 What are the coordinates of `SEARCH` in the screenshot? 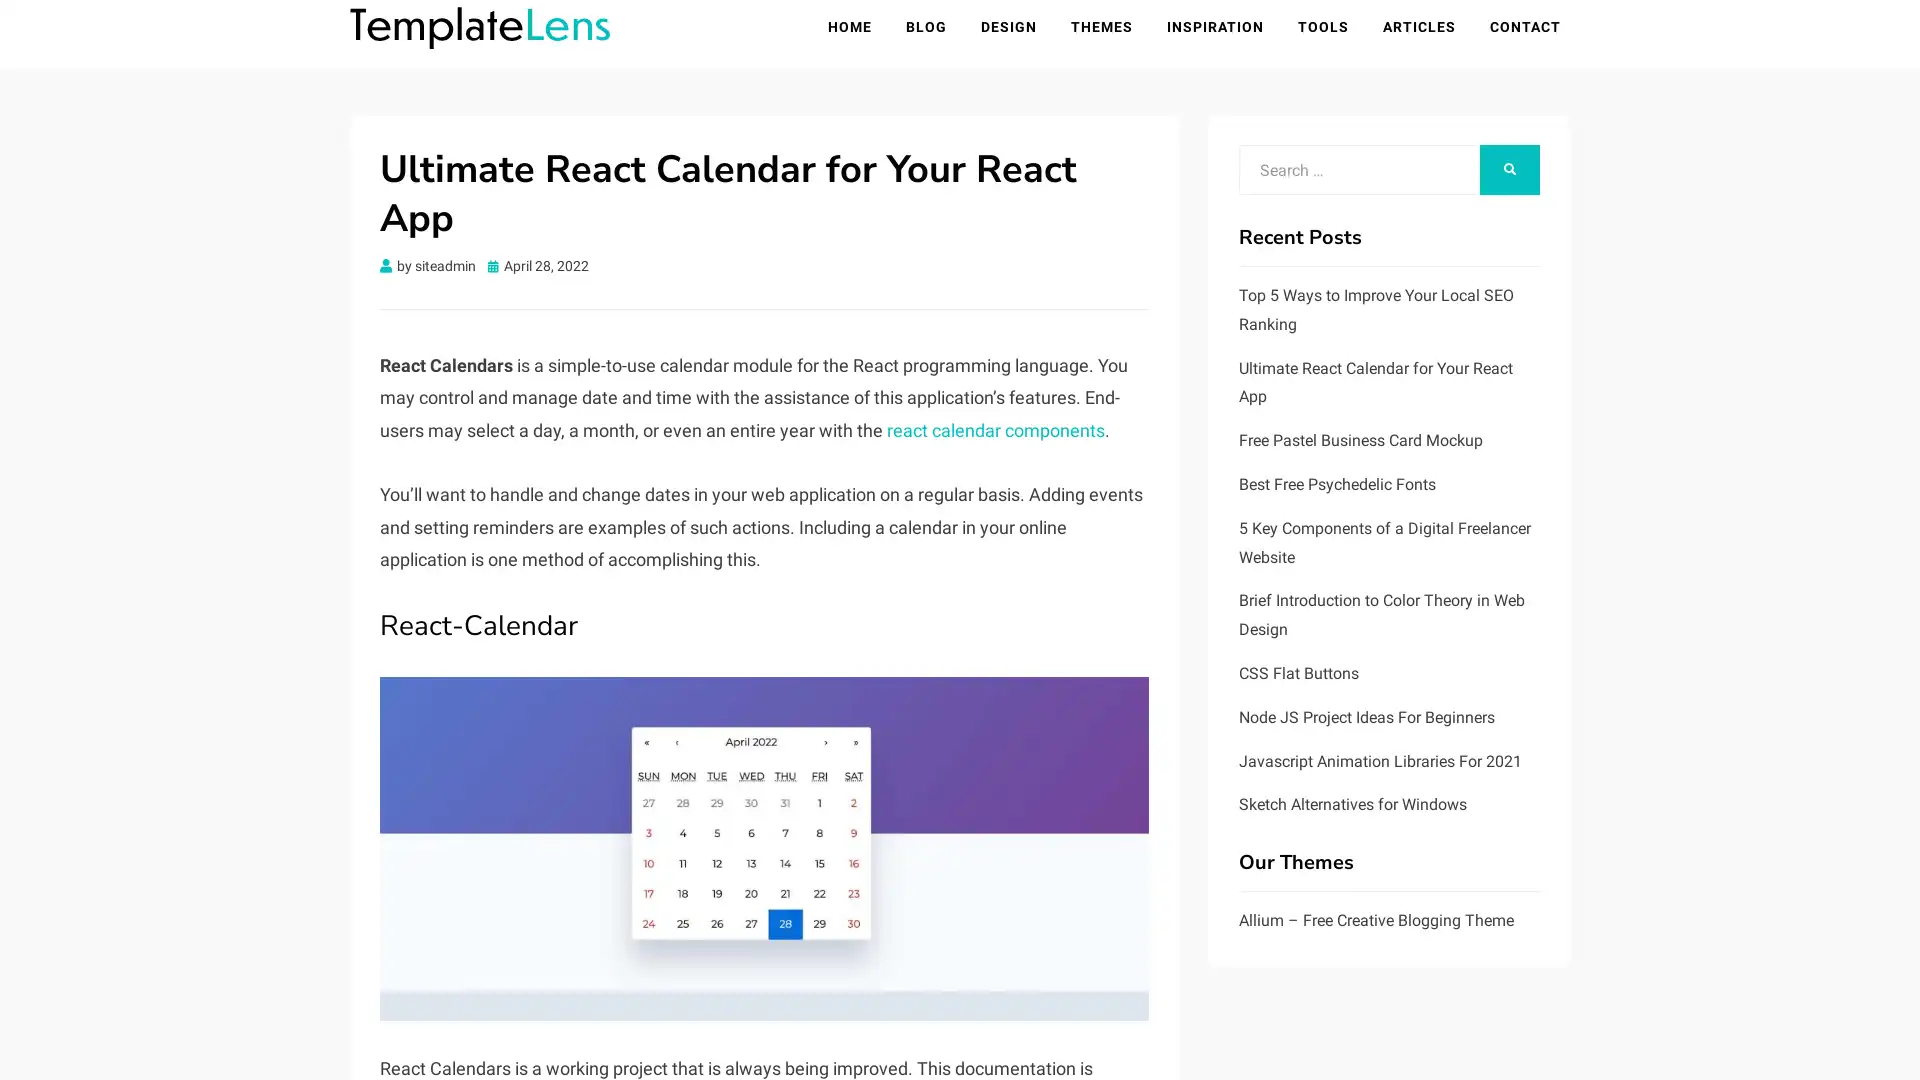 It's located at (1510, 171).